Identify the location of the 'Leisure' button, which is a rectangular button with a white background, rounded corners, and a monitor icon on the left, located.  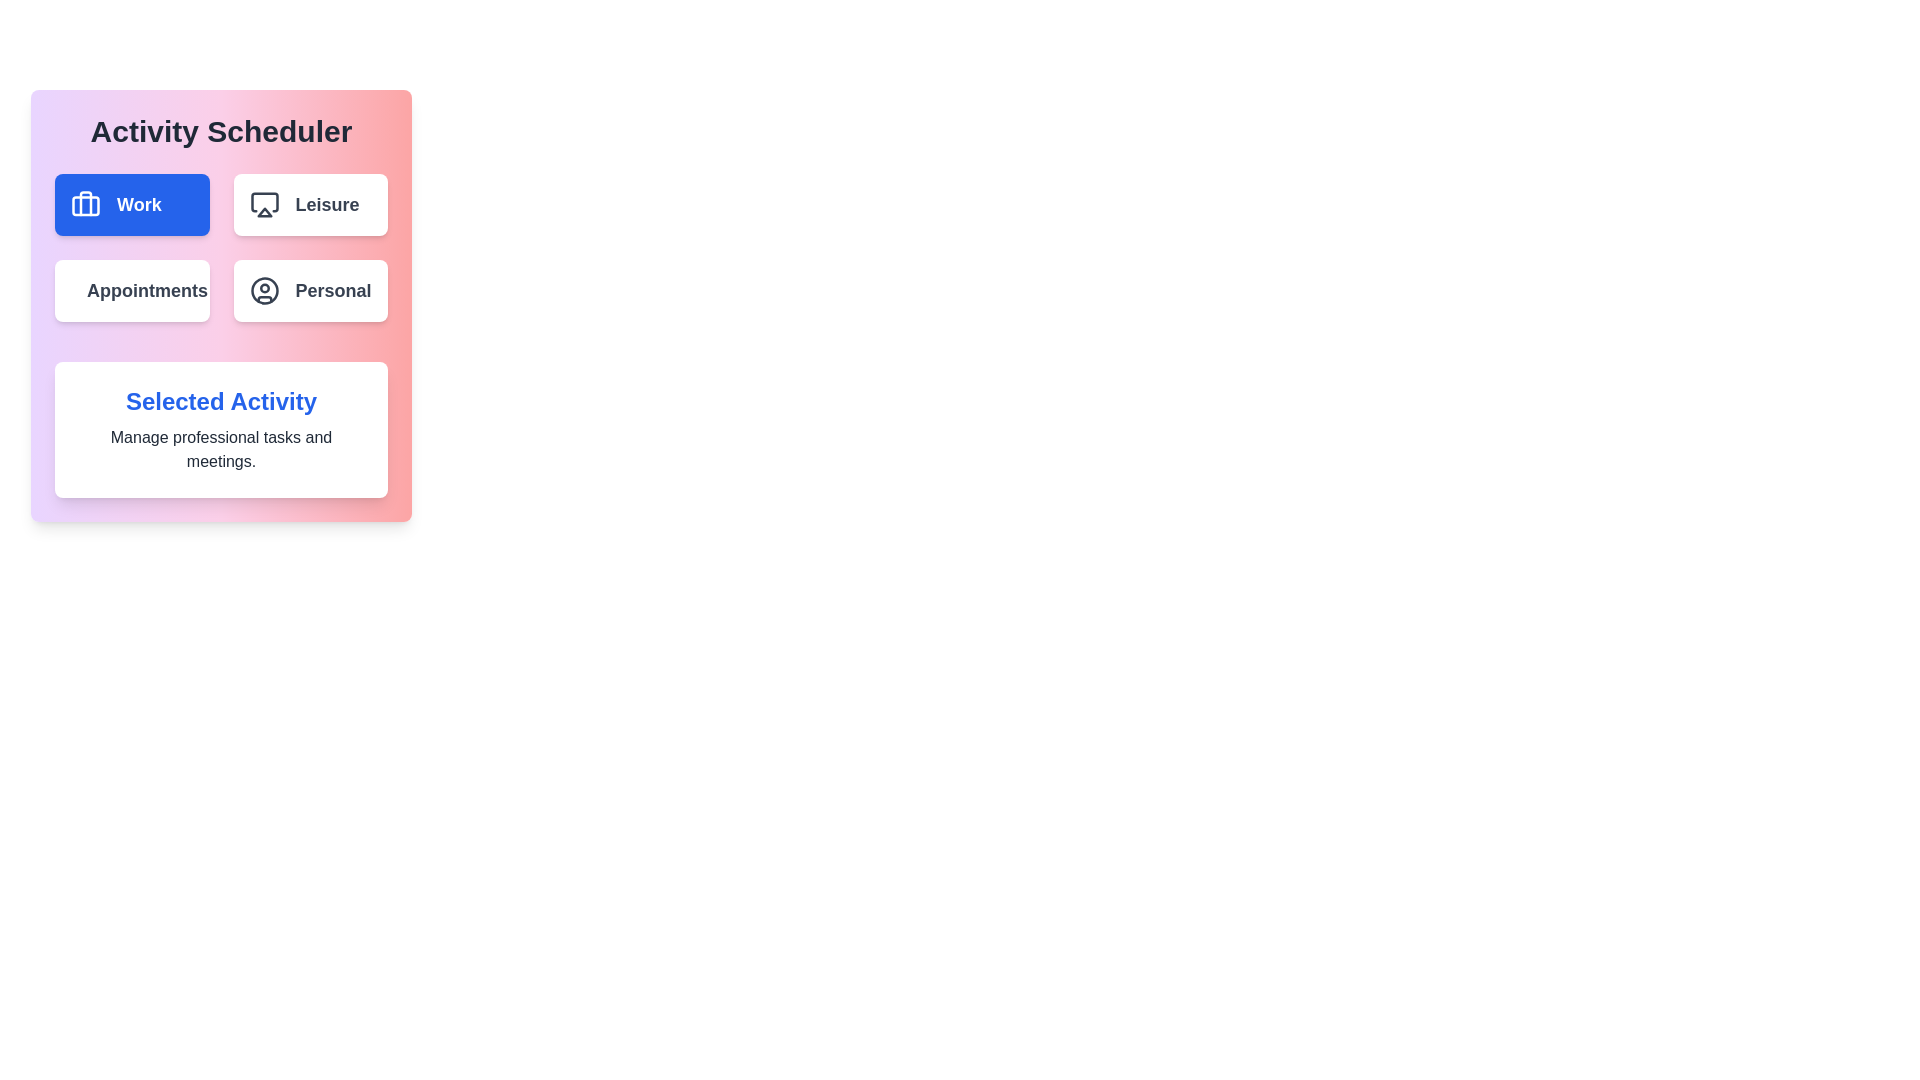
(309, 204).